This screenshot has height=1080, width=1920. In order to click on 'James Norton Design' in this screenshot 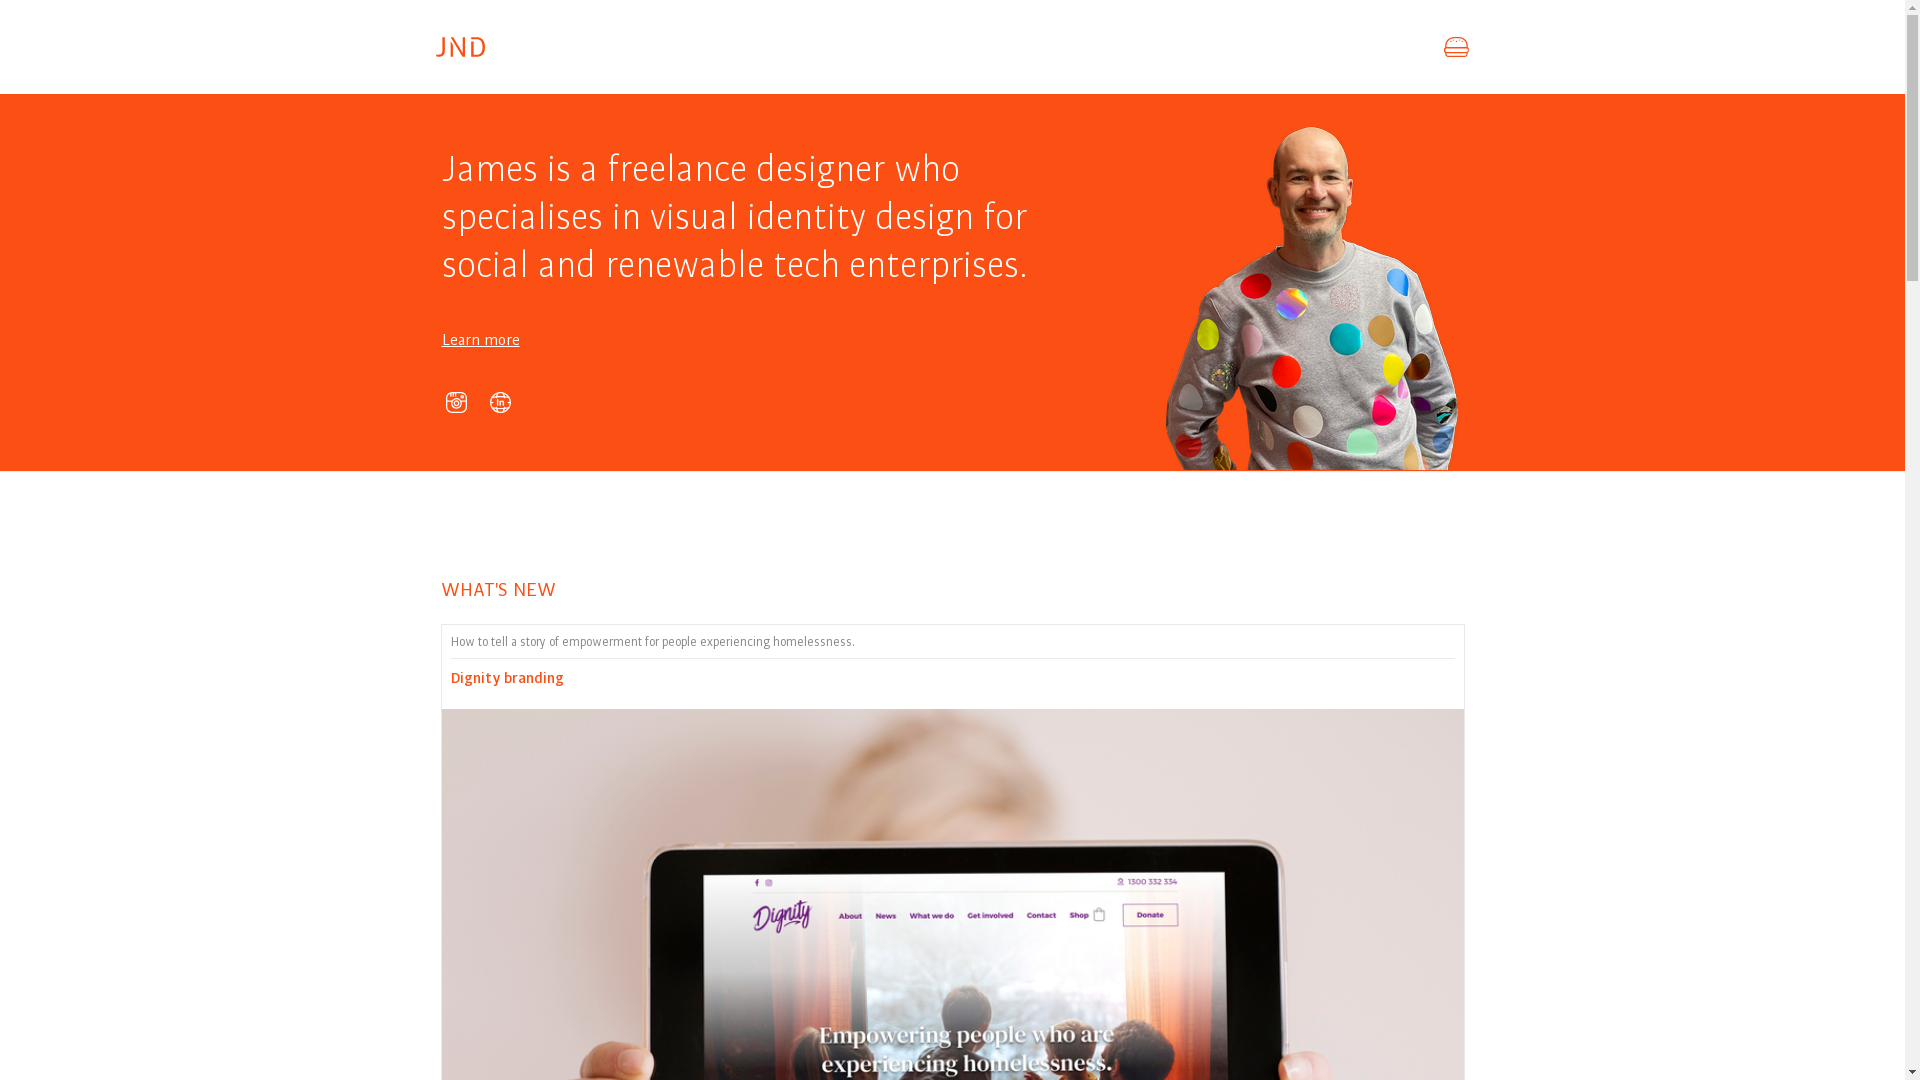, I will do `click(459, 45)`.